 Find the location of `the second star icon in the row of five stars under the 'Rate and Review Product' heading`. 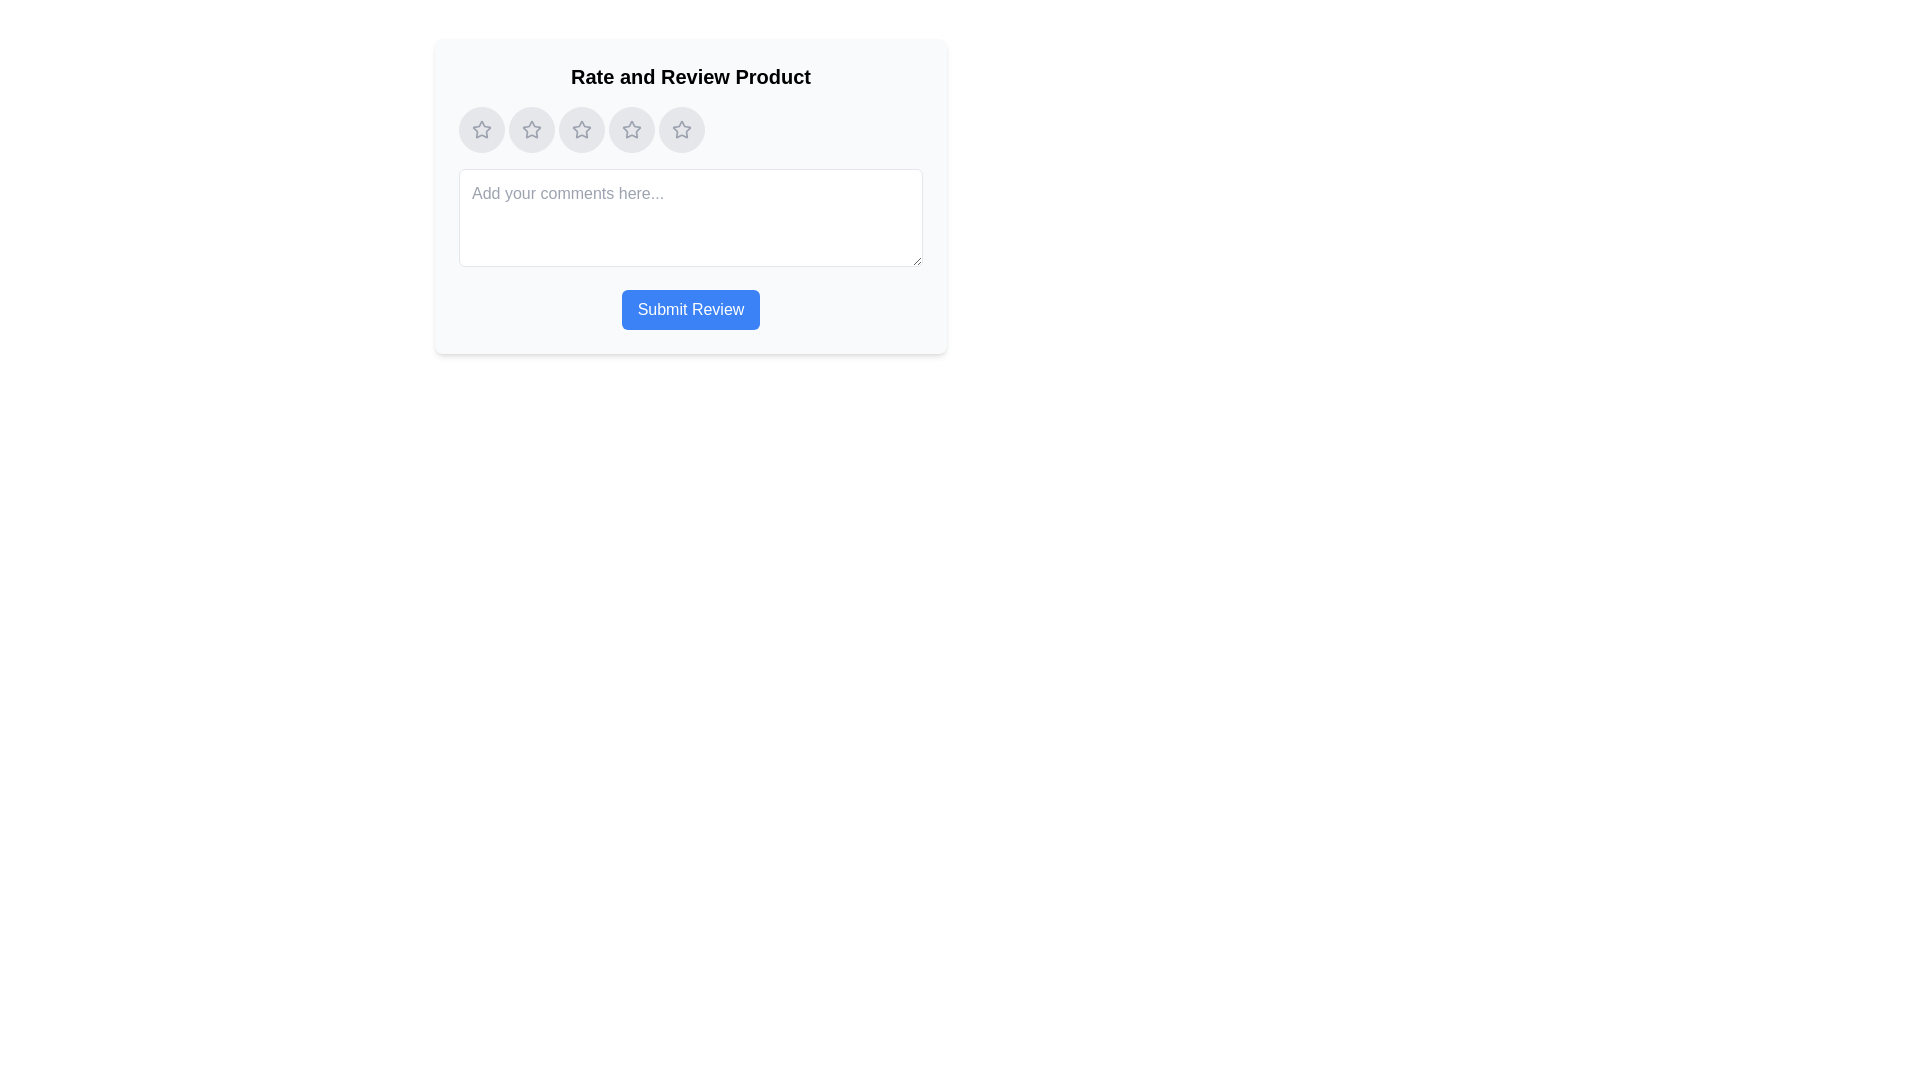

the second star icon in the row of five stars under the 'Rate and Review Product' heading is located at coordinates (580, 130).